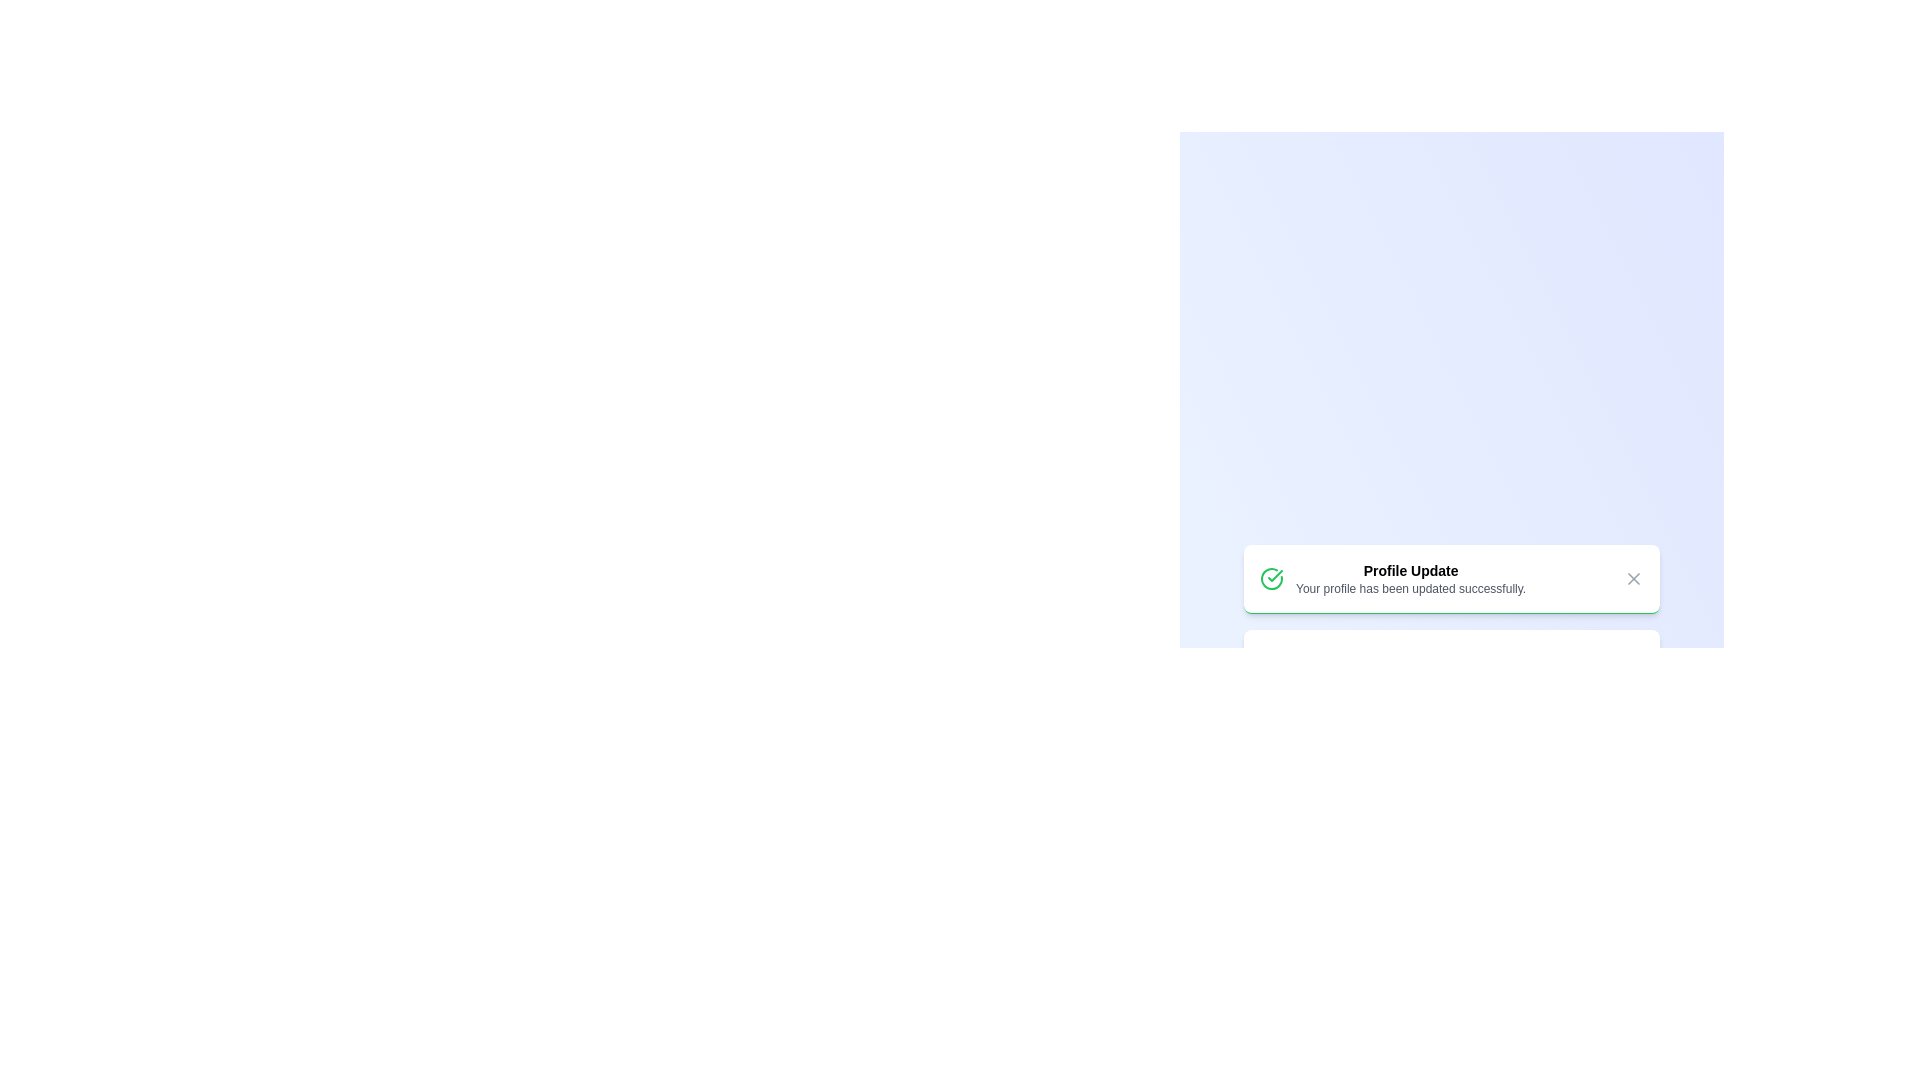  Describe the element at coordinates (1274, 575) in the screenshot. I see `the green checkmark icon located within a green circular icon, which is positioned to the left of the 'Profile Update' text in the bottom-right corner of the notification toast` at that location.